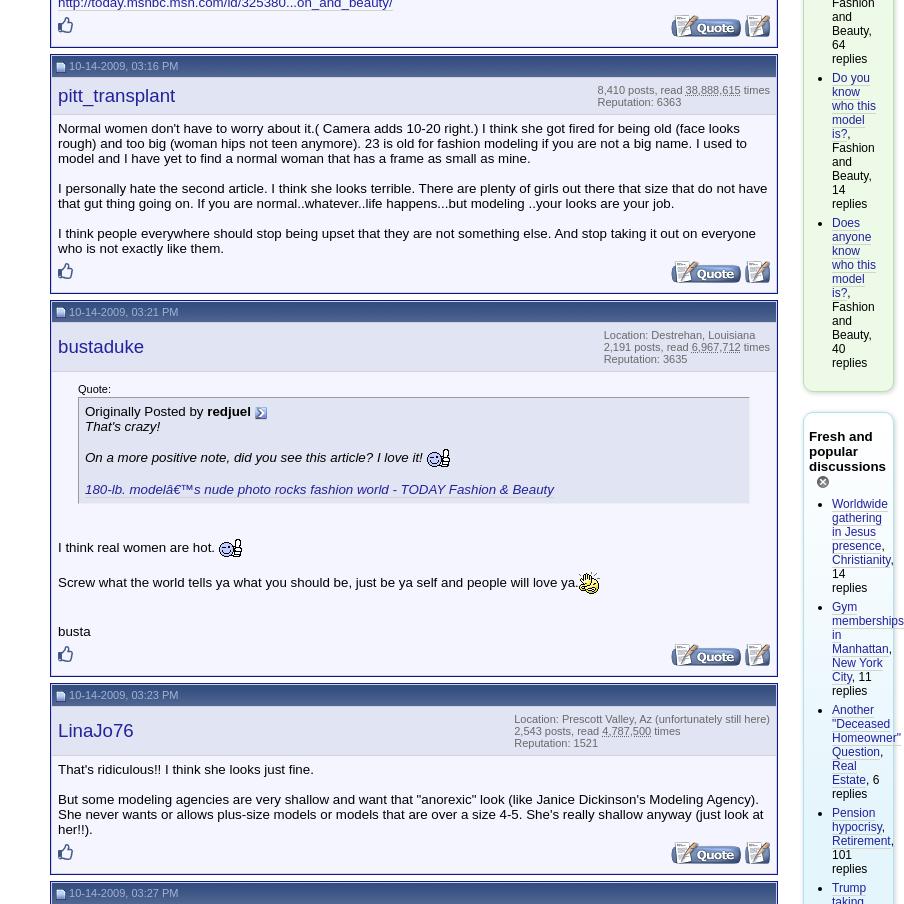 The height and width of the screenshot is (904, 904). What do you see at coordinates (831, 681) in the screenshot?
I see `', 11 replies'` at bounding box center [831, 681].